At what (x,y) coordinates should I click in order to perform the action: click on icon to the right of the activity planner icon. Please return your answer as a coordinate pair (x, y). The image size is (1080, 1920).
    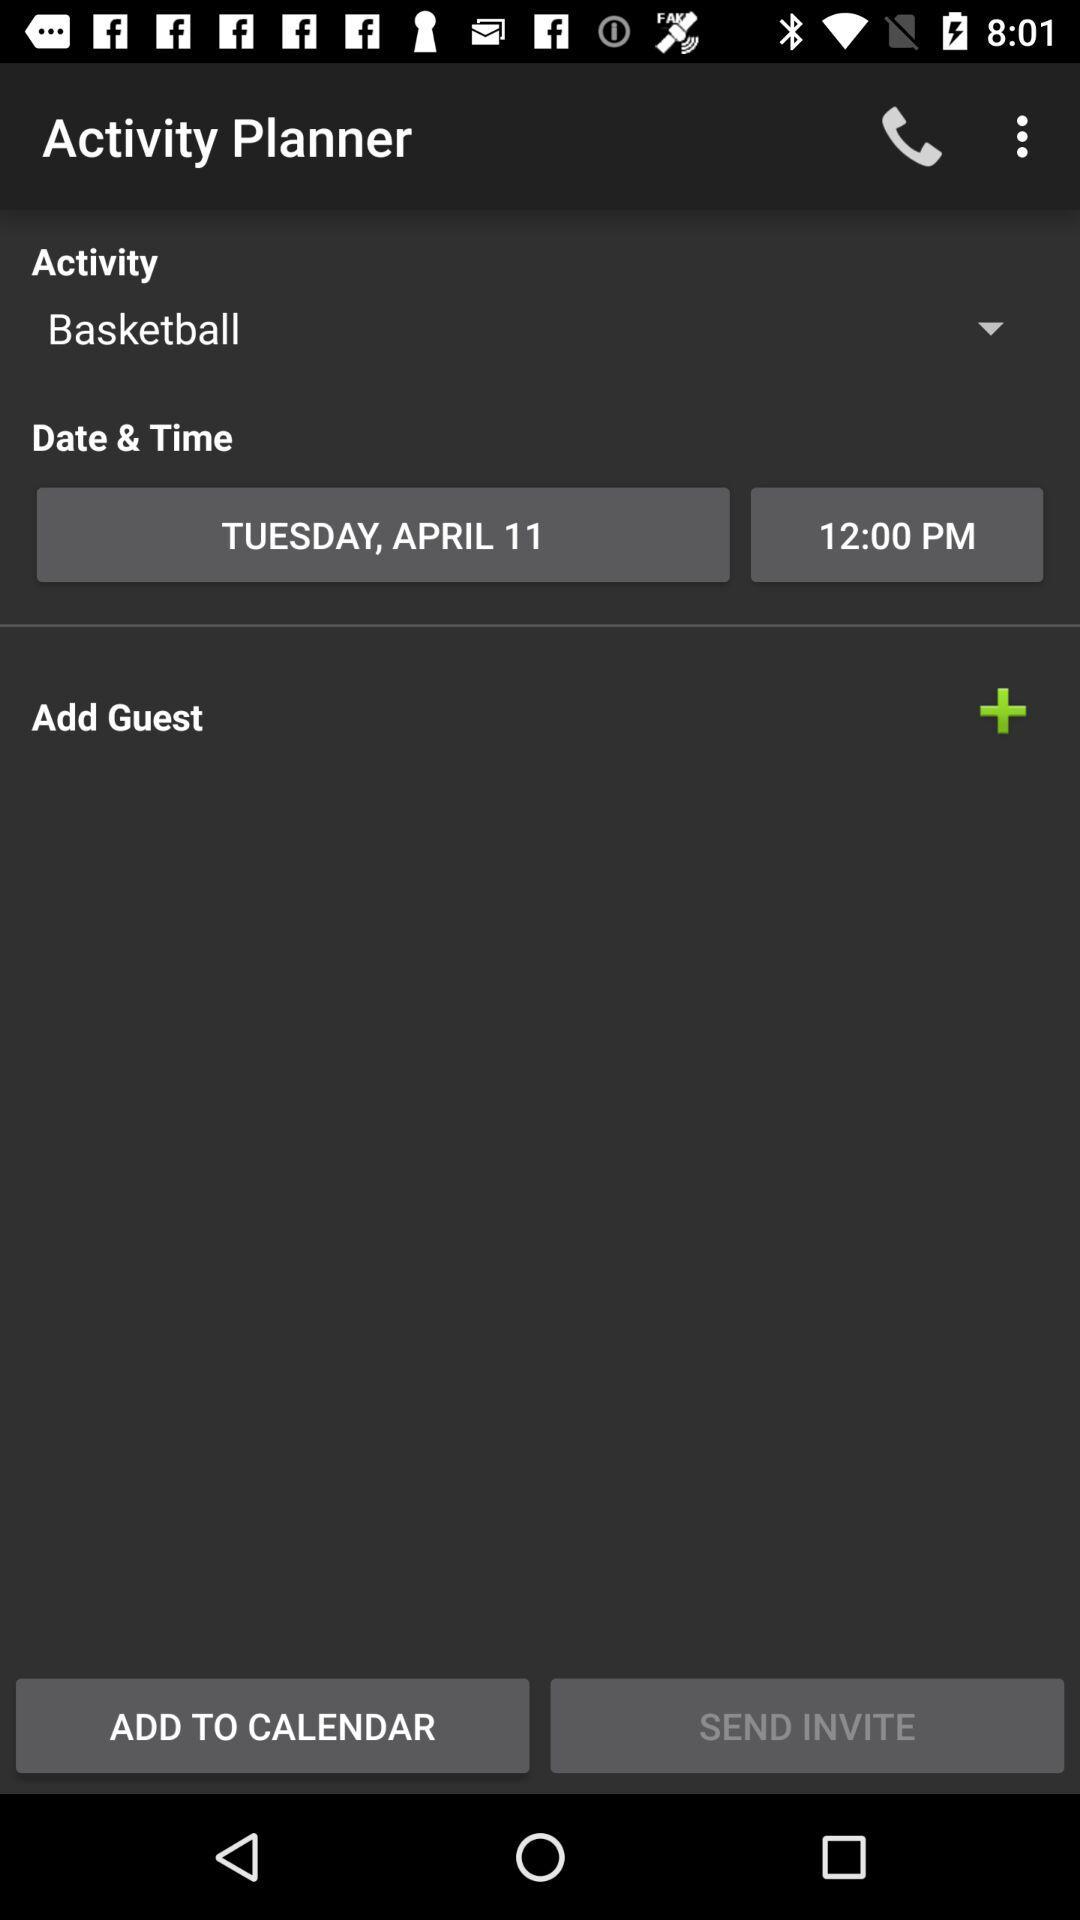
    Looking at the image, I should click on (911, 135).